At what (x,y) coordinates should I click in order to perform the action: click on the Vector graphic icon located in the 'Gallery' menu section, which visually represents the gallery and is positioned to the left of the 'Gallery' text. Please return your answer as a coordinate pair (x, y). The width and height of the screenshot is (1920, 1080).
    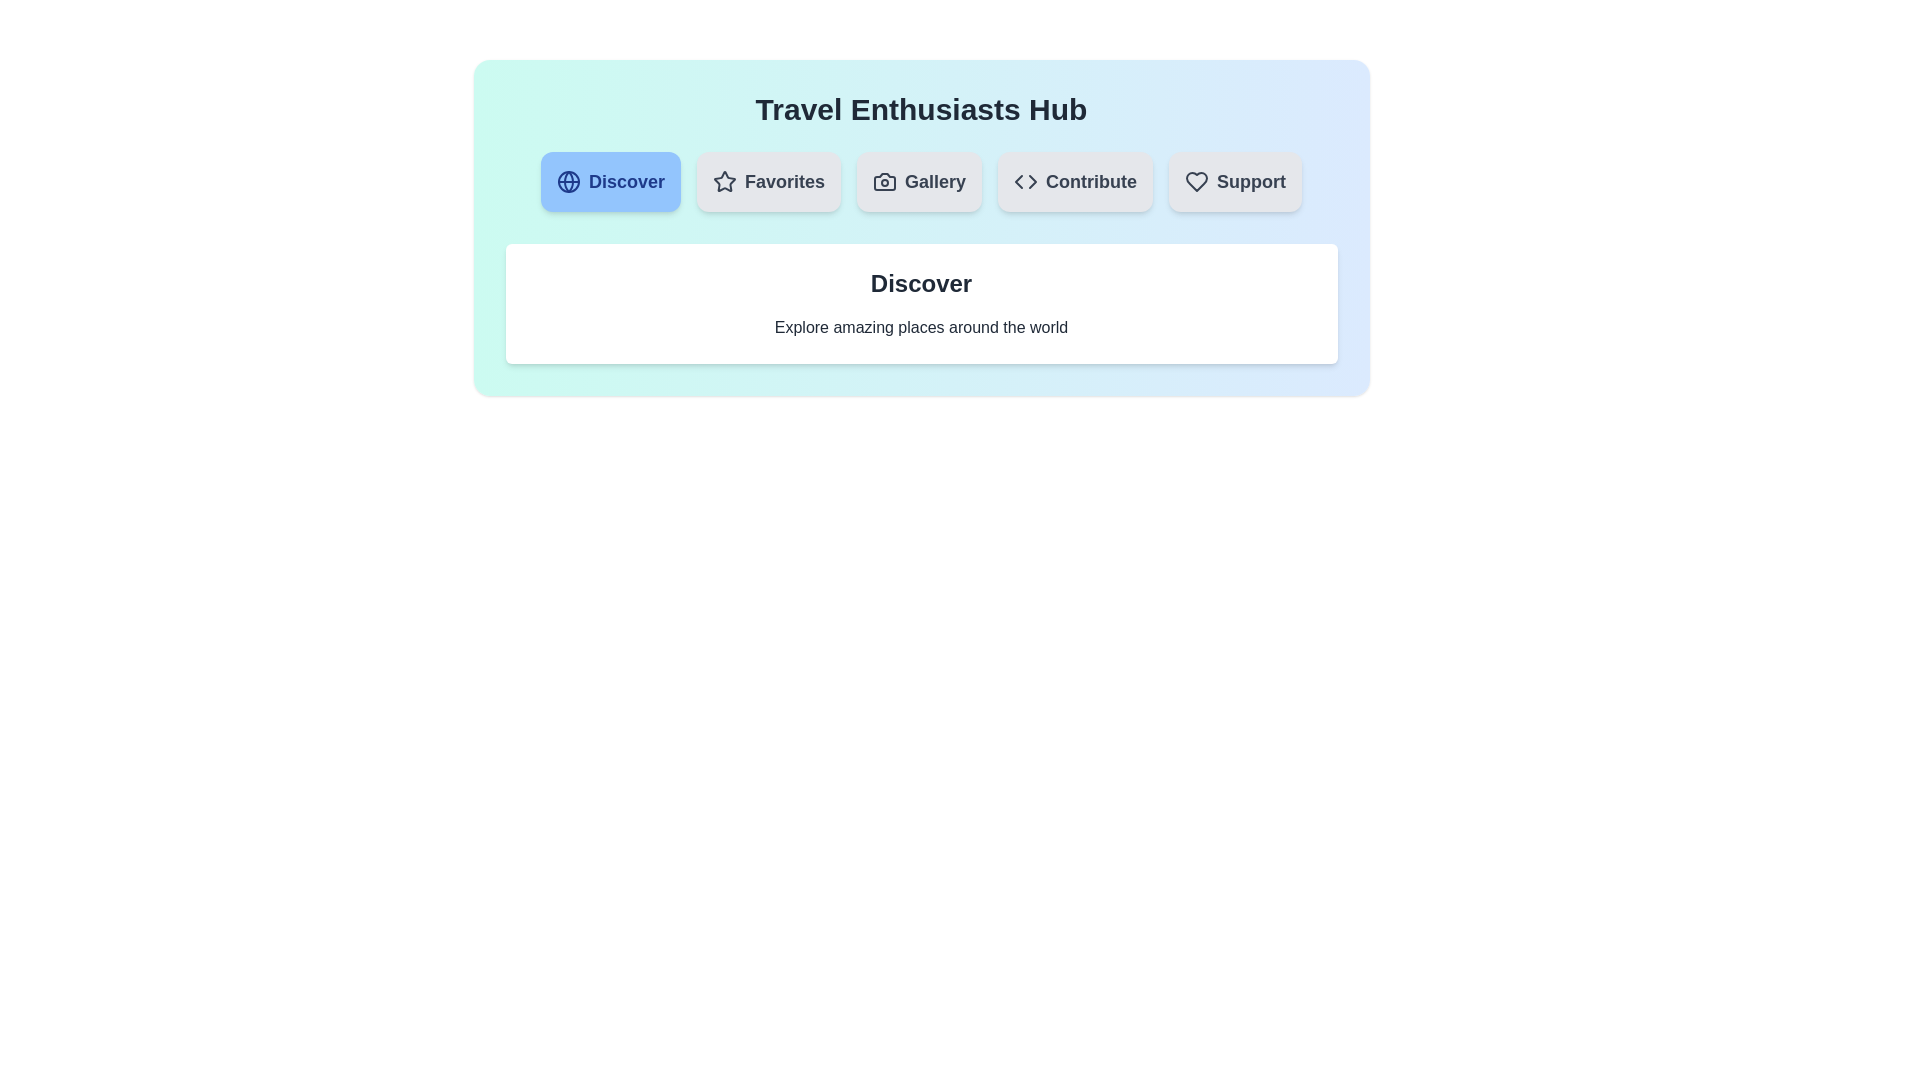
    Looking at the image, I should click on (884, 181).